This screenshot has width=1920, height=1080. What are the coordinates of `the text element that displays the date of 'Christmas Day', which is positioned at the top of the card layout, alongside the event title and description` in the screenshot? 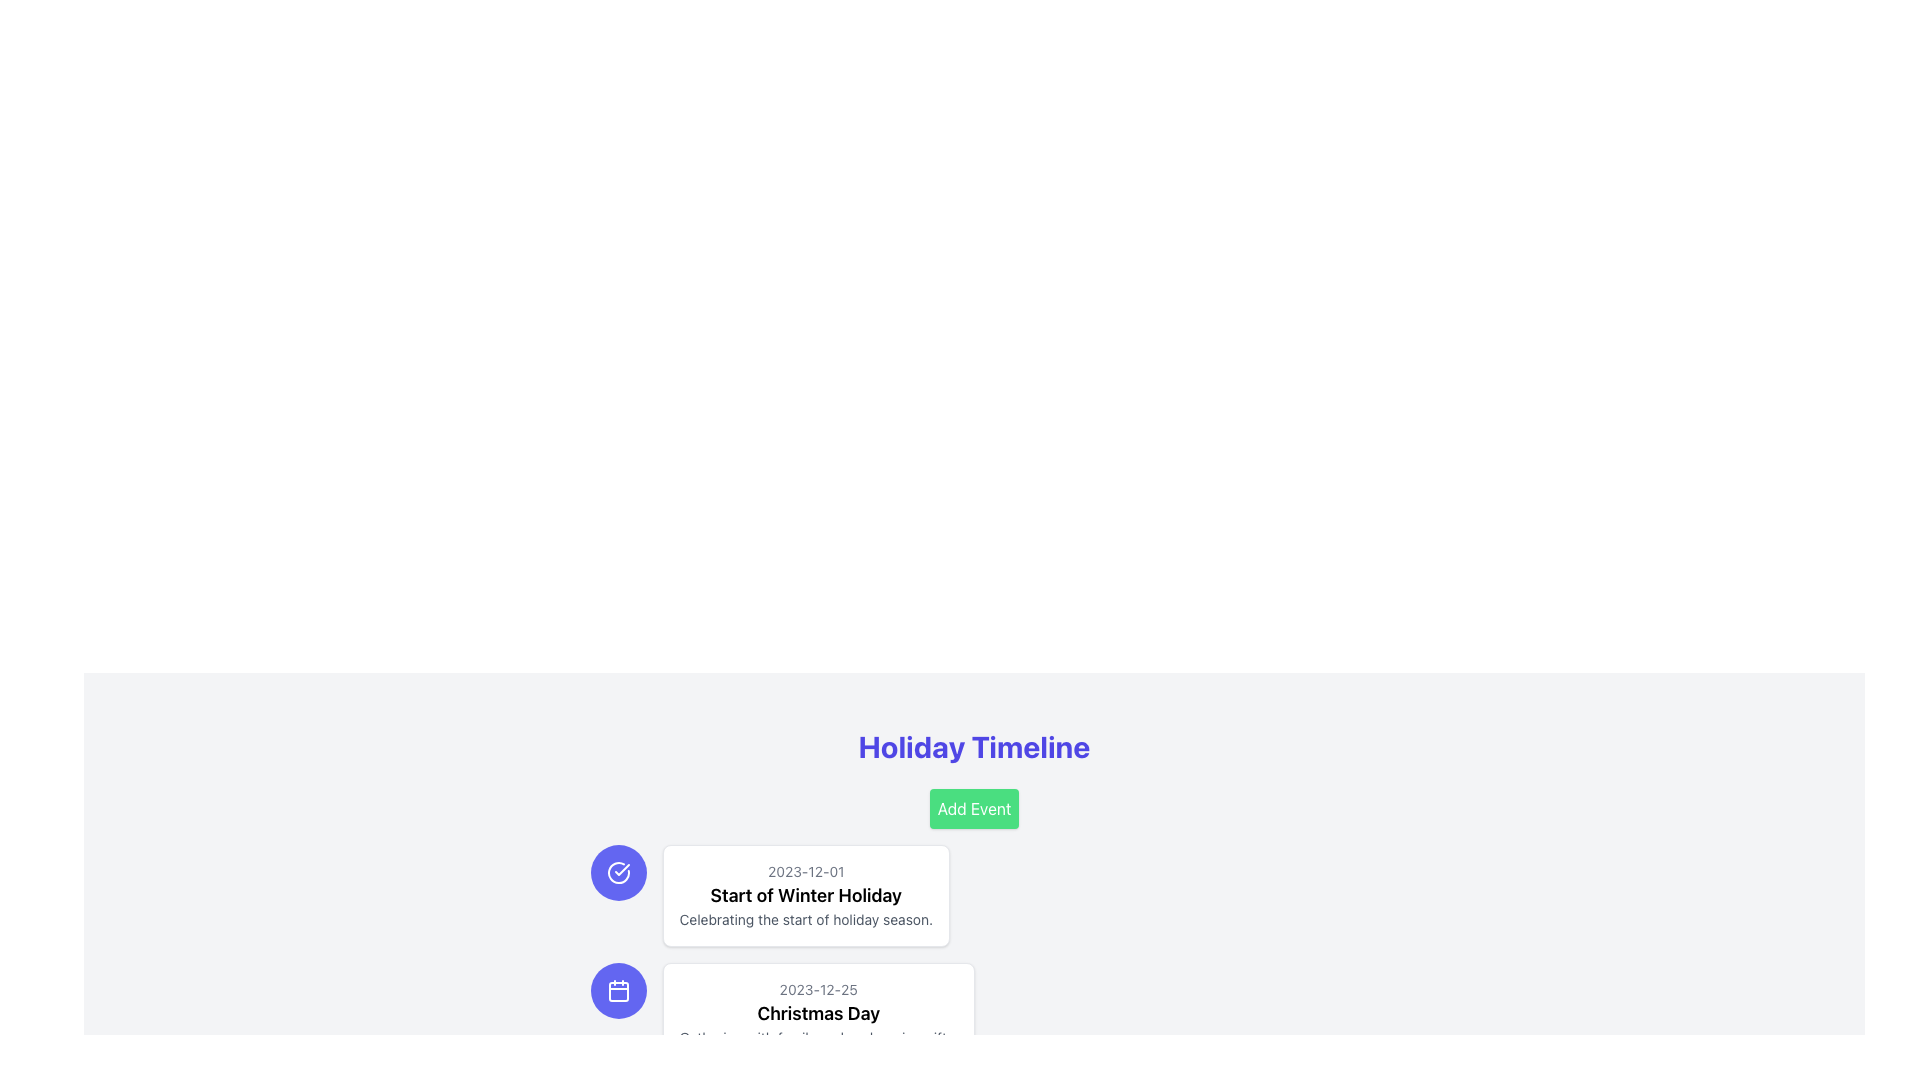 It's located at (818, 990).